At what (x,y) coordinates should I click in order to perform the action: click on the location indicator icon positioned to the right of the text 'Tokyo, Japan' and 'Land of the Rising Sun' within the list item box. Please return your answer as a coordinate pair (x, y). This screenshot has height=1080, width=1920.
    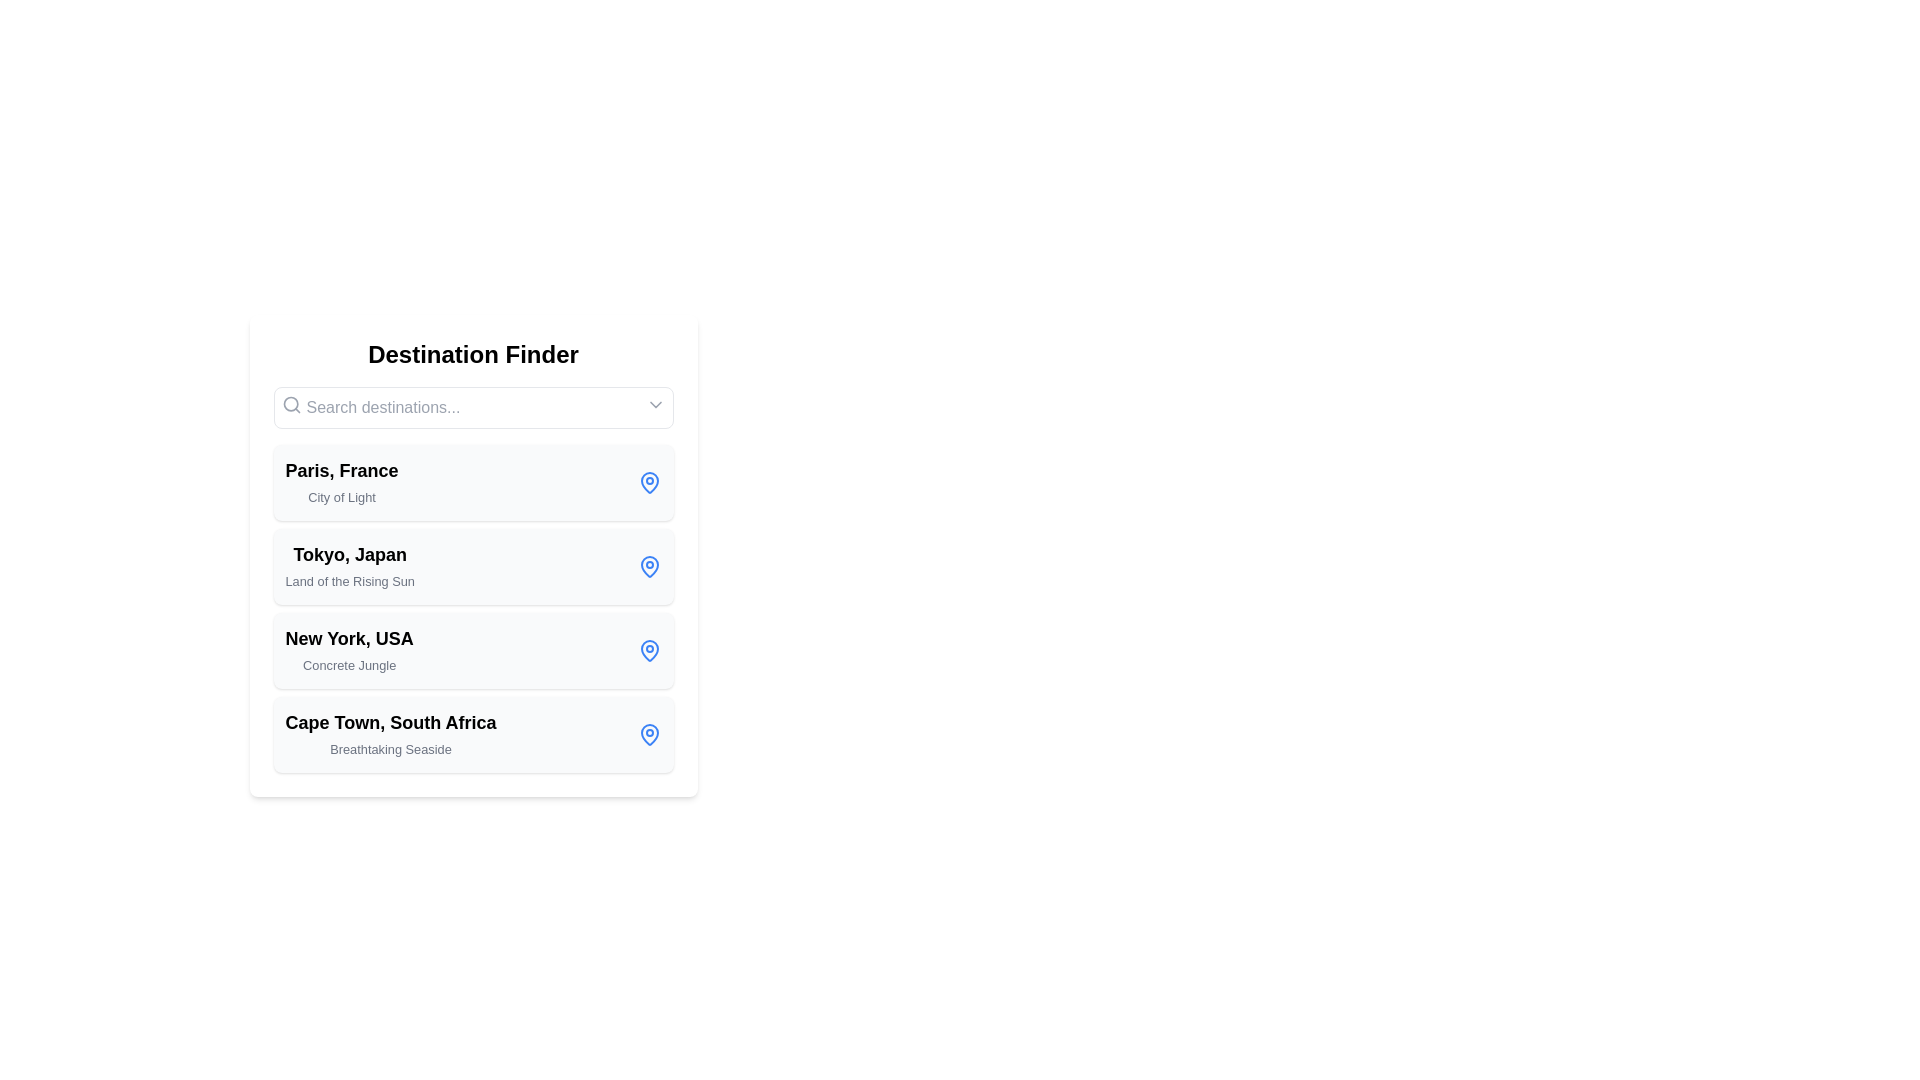
    Looking at the image, I should click on (649, 567).